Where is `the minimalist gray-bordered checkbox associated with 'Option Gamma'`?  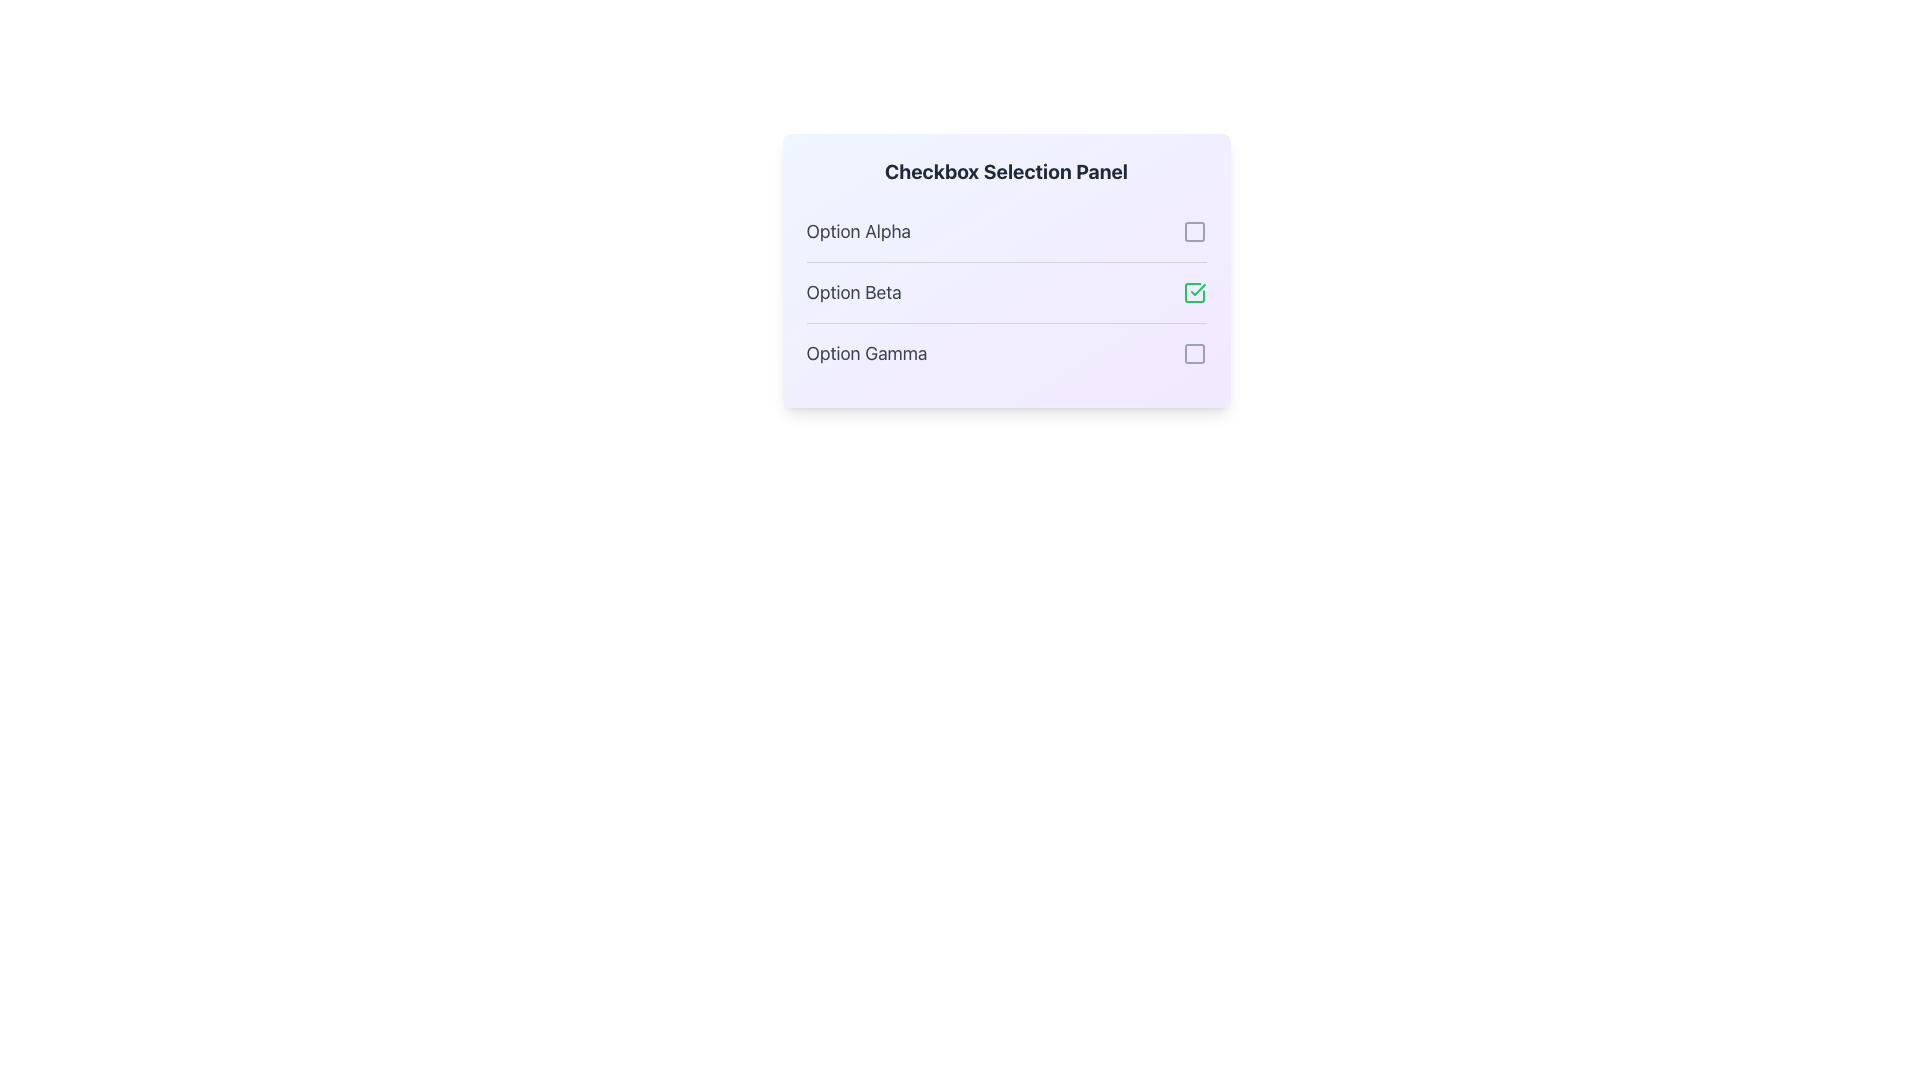
the minimalist gray-bordered checkbox associated with 'Option Gamma' is located at coordinates (1194, 353).